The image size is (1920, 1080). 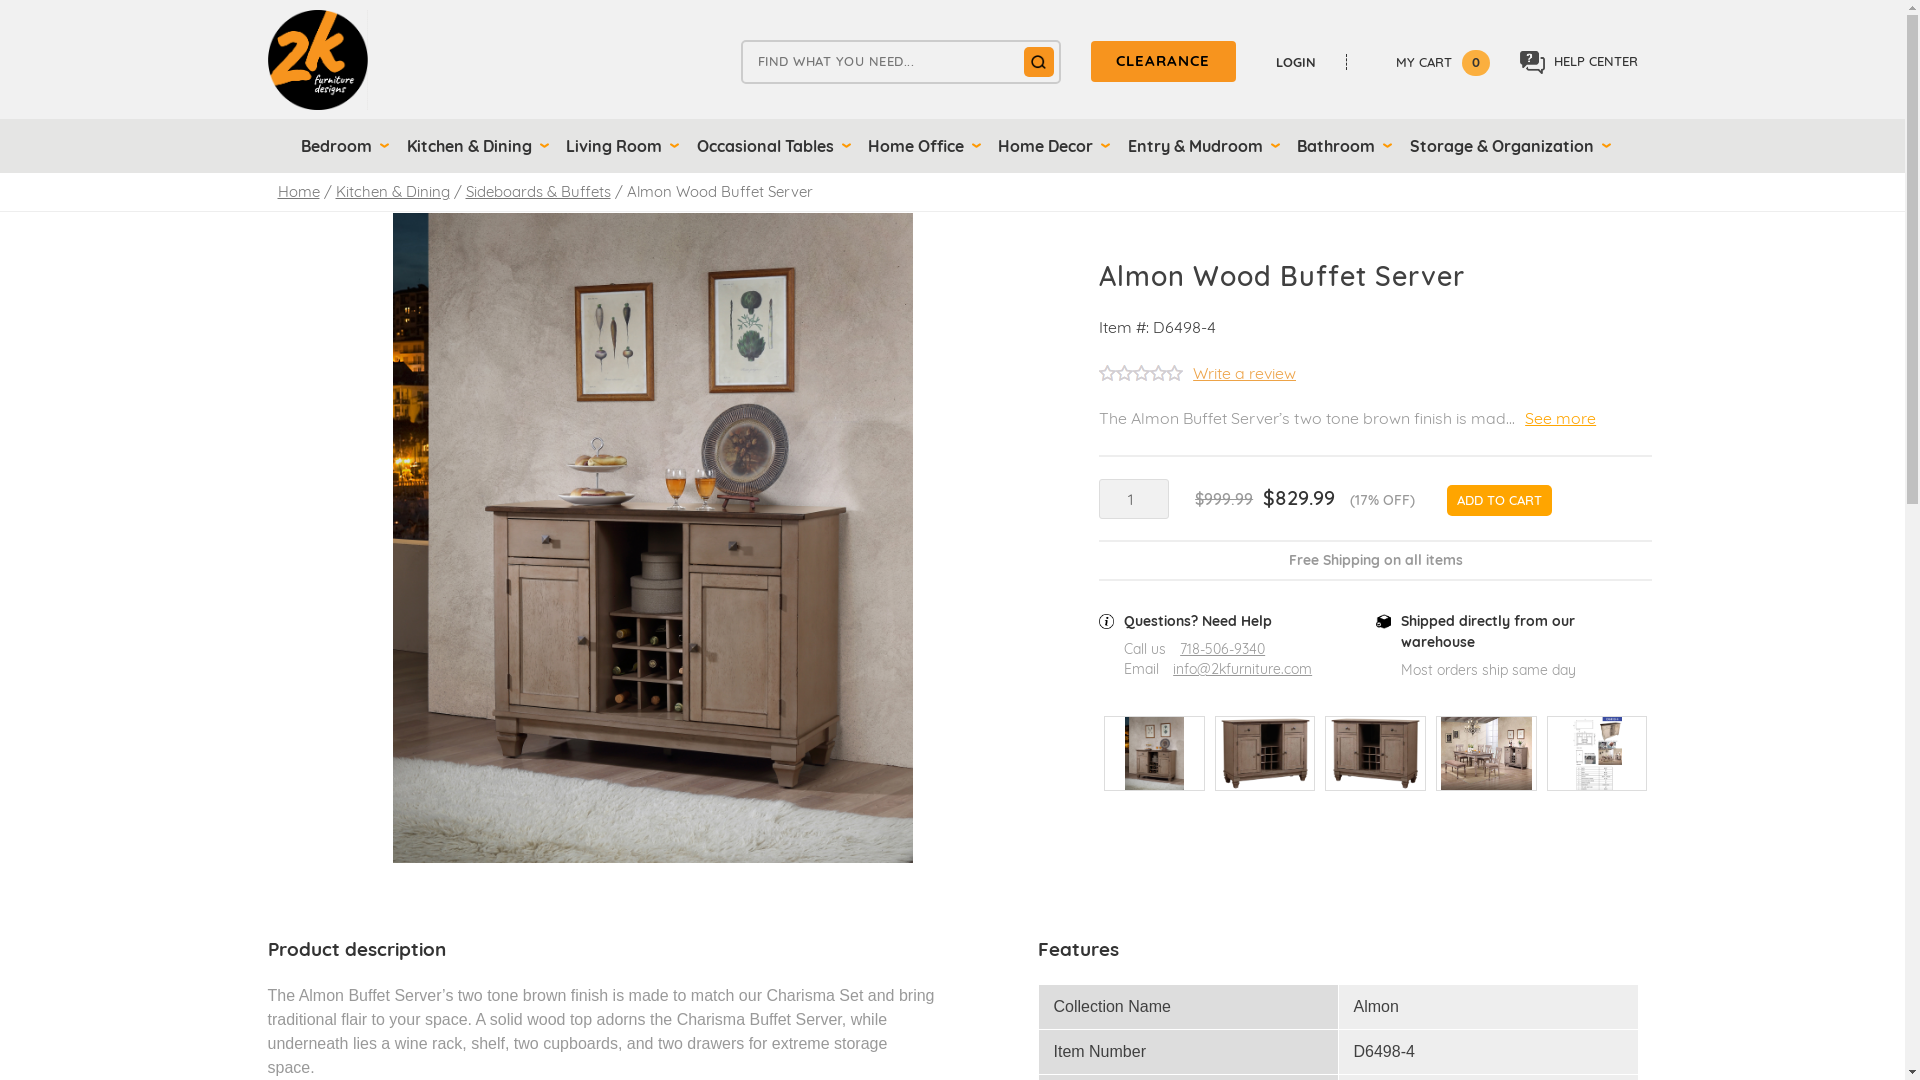 What do you see at coordinates (1180, 649) in the screenshot?
I see `'718-506-9340'` at bounding box center [1180, 649].